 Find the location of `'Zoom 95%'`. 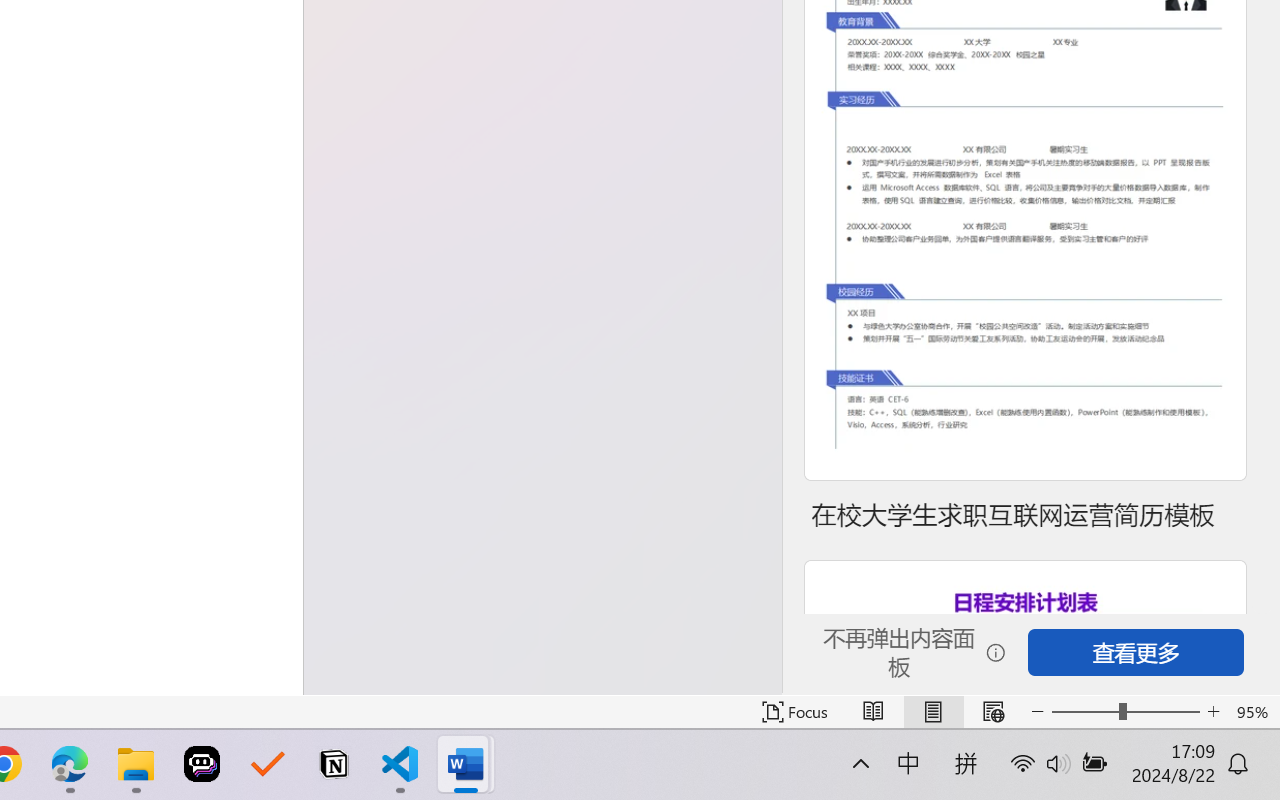

'Zoom 95%' is located at coordinates (1252, 711).